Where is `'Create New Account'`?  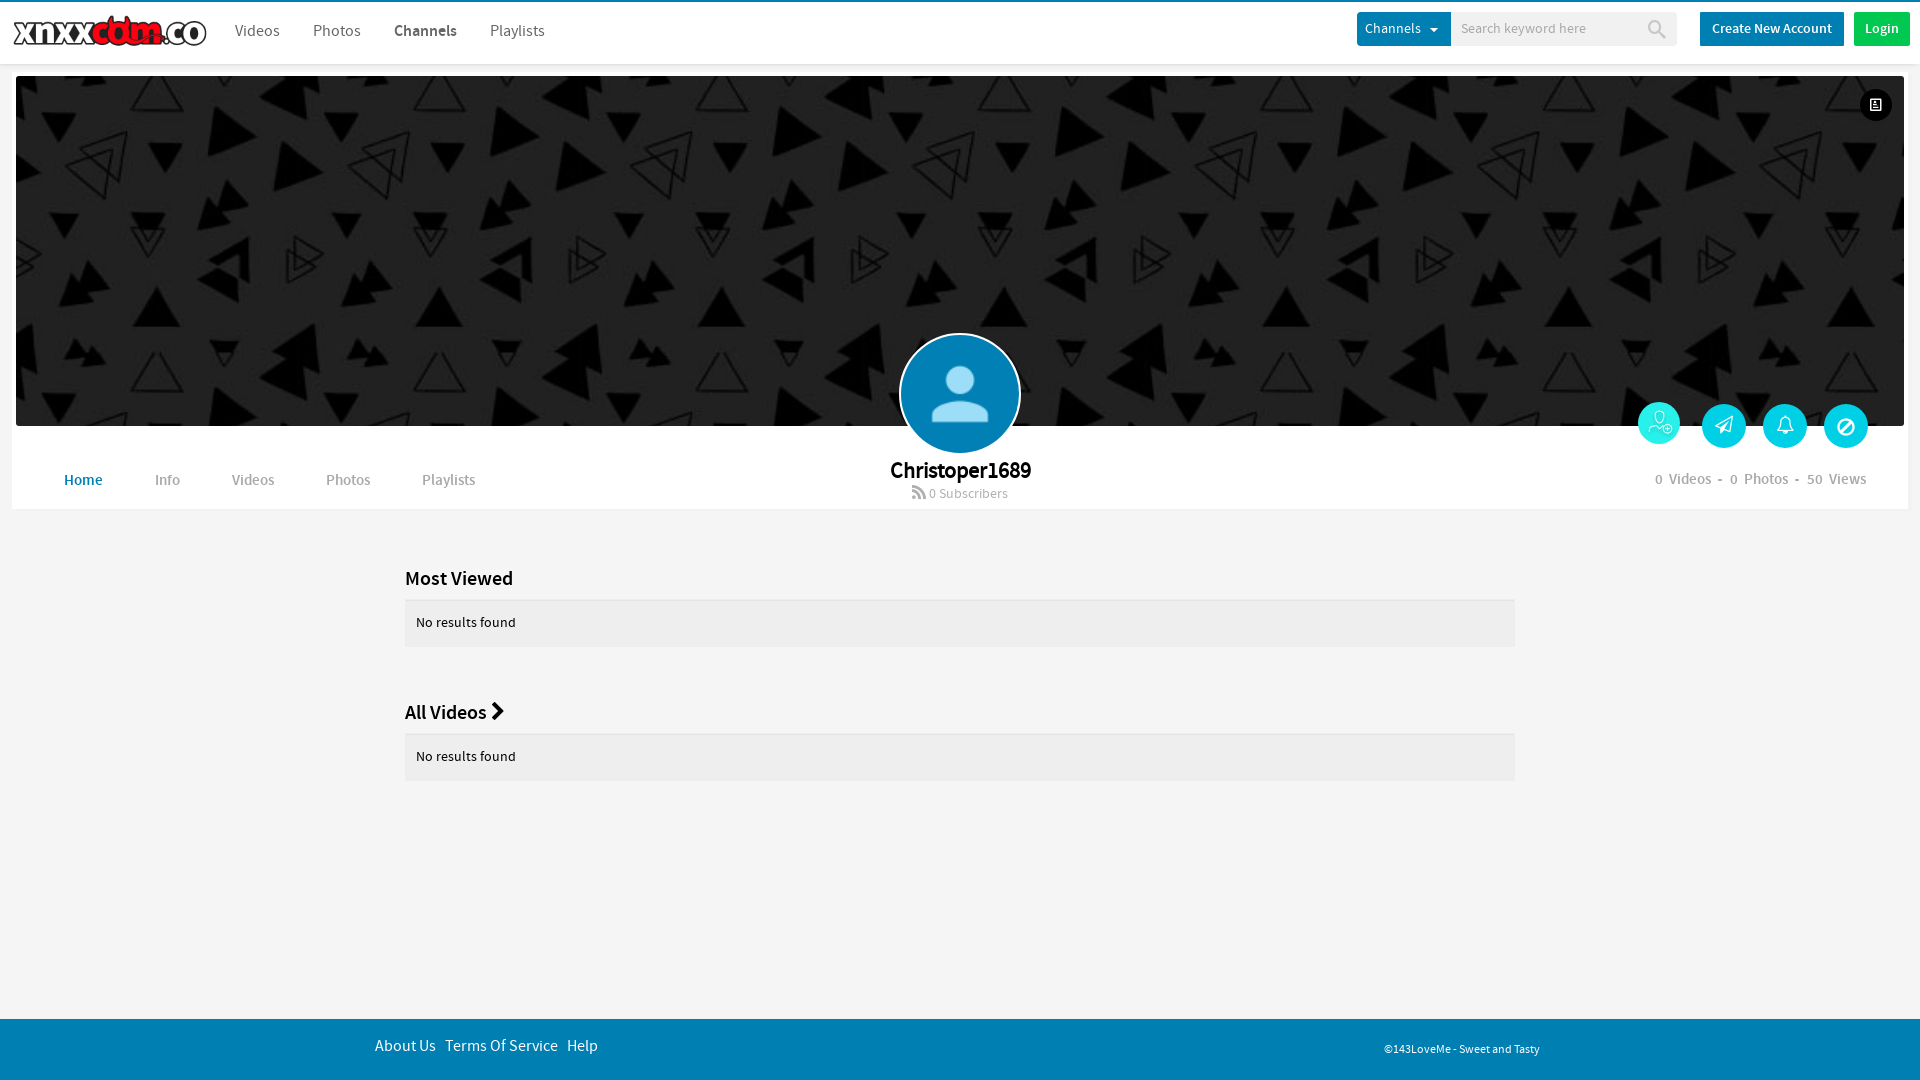
'Create New Account' is located at coordinates (1698, 29).